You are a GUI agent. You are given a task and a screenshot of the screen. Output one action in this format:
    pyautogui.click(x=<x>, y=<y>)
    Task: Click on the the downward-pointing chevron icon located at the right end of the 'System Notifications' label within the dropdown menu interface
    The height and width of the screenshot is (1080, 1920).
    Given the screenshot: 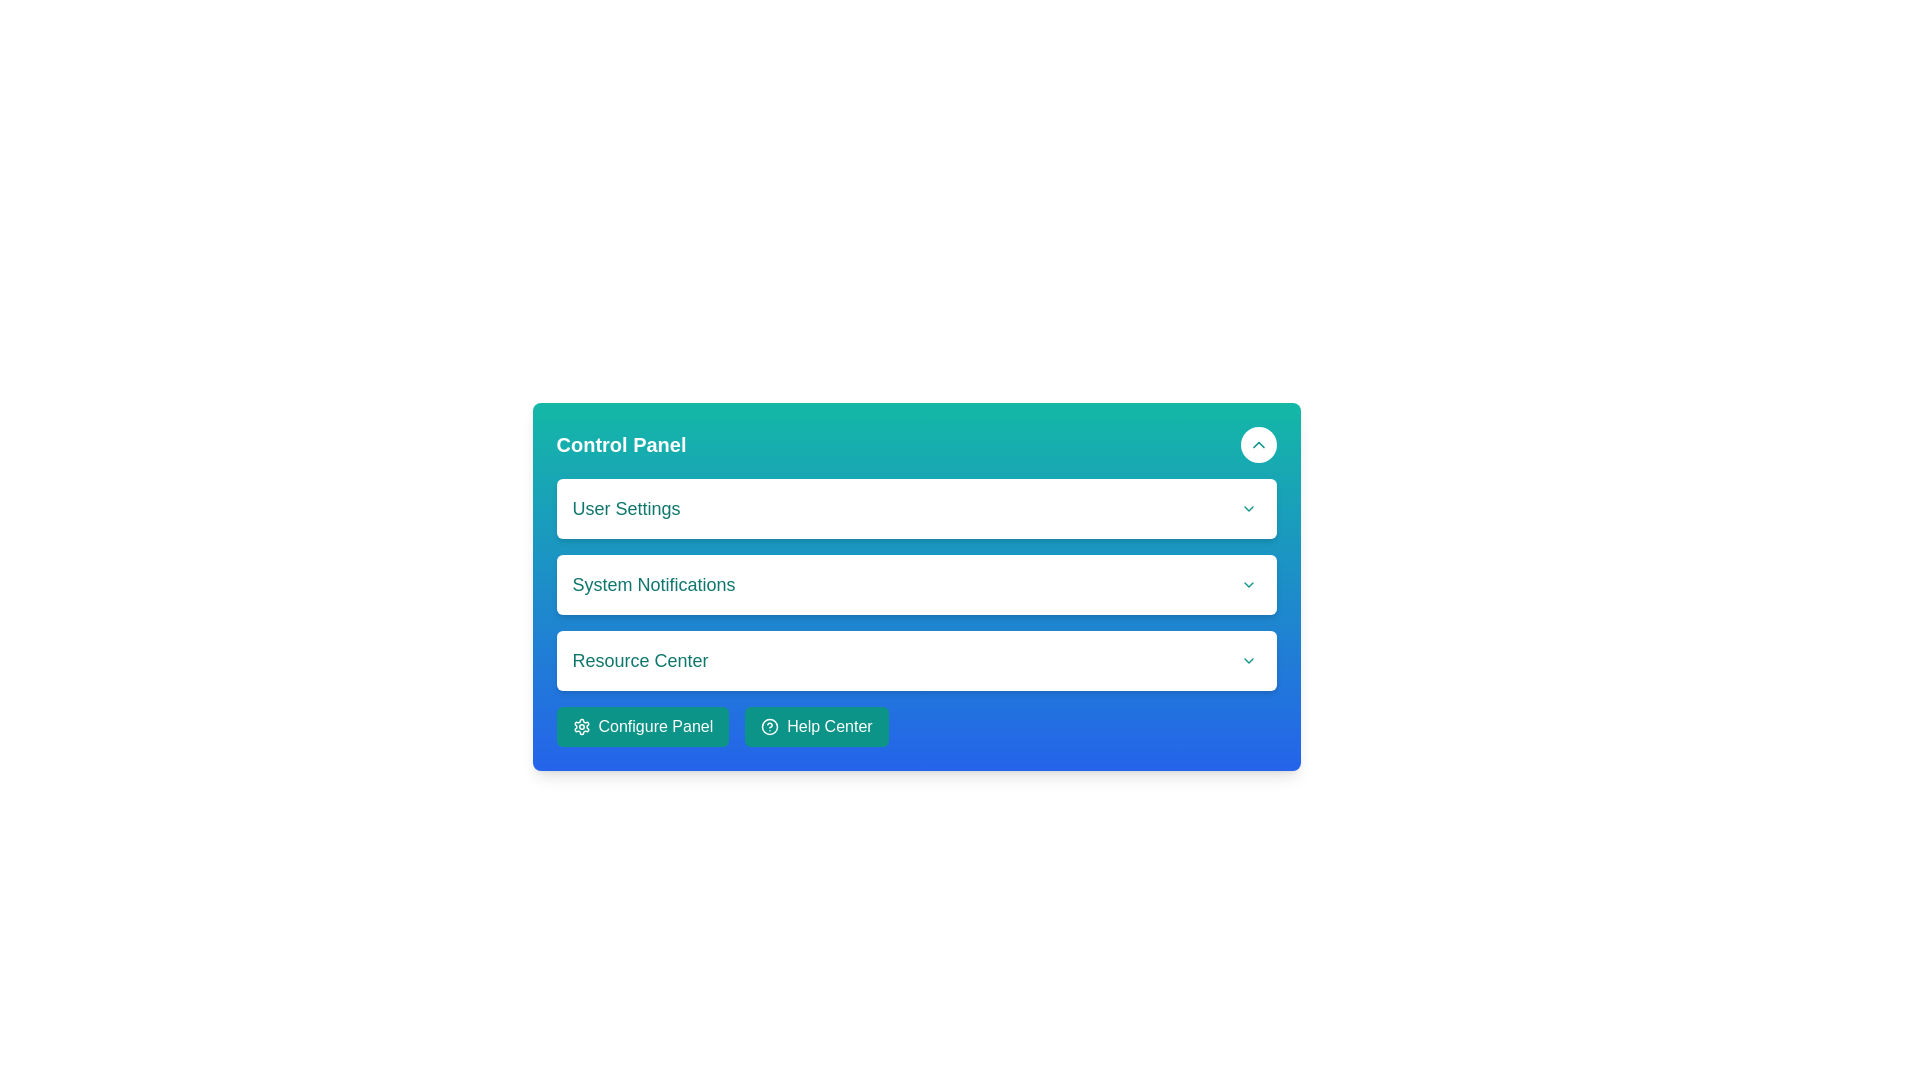 What is the action you would take?
    pyautogui.click(x=1247, y=585)
    